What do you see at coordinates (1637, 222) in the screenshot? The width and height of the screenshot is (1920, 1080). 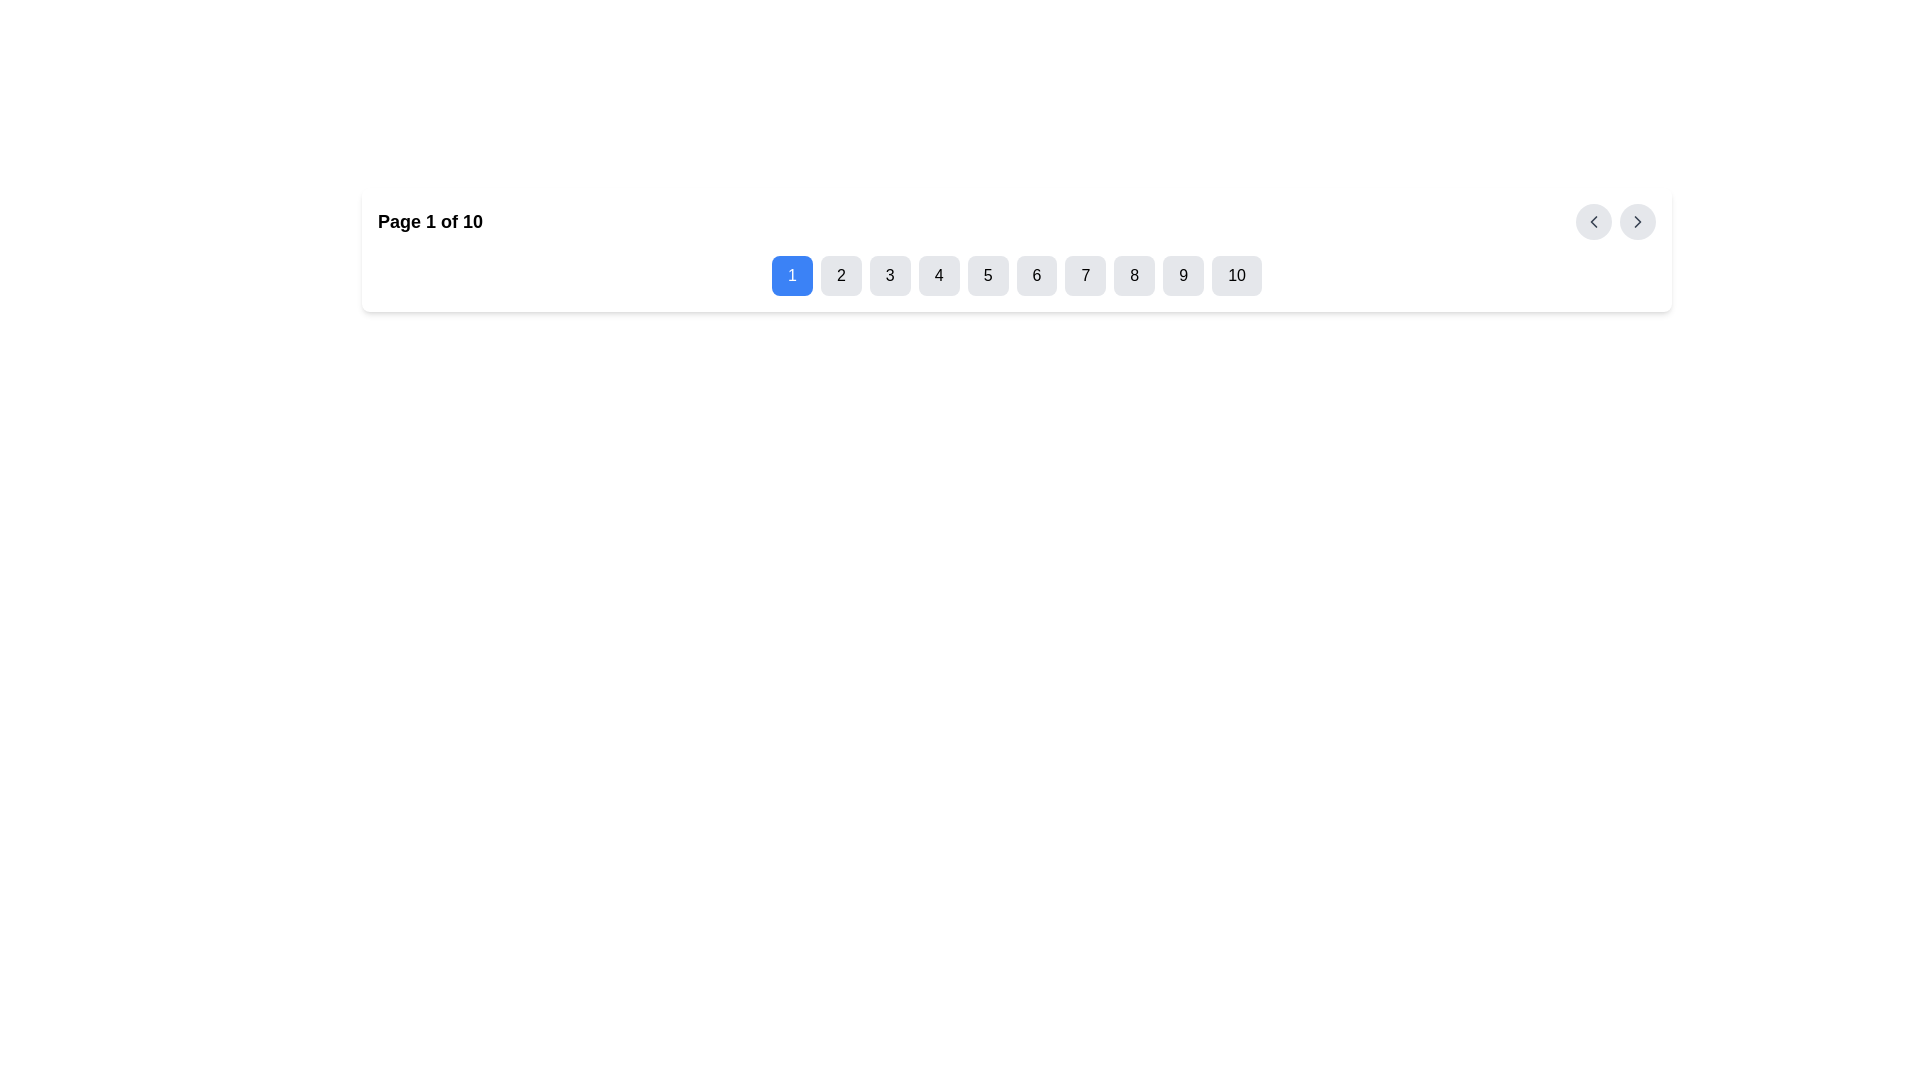 I see `the 'next' button located at the far right of the pagination controls` at bounding box center [1637, 222].